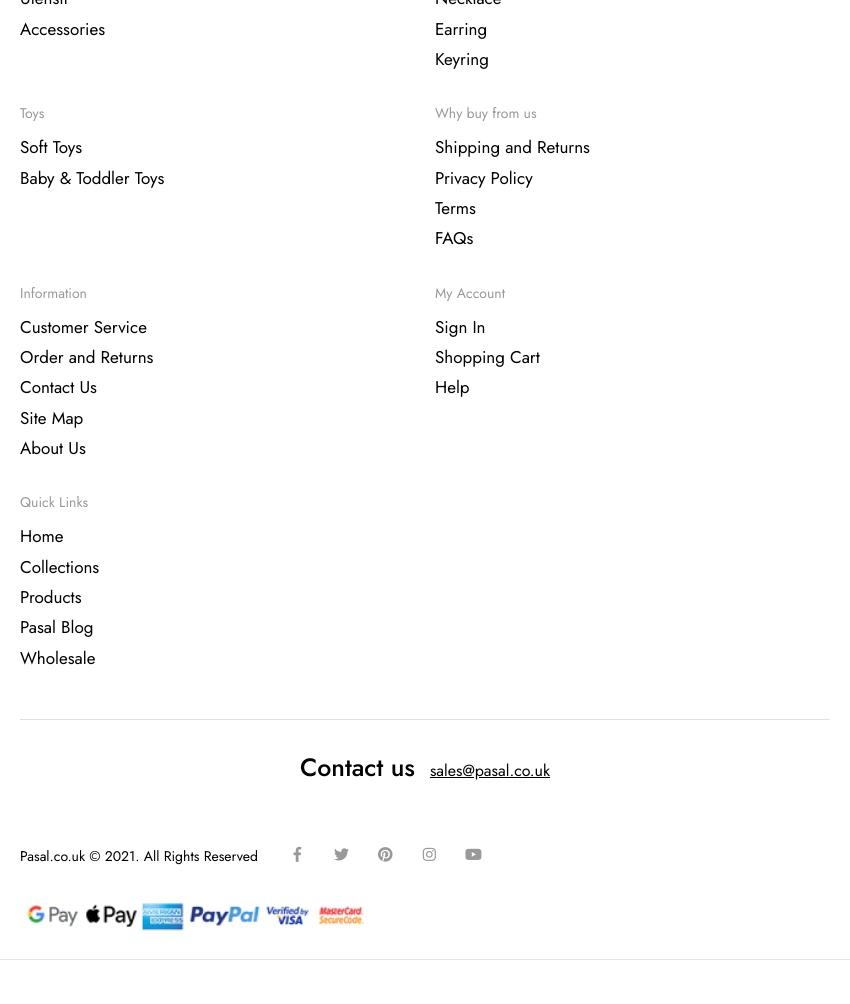  What do you see at coordinates (434, 293) in the screenshot?
I see `'My Account'` at bounding box center [434, 293].